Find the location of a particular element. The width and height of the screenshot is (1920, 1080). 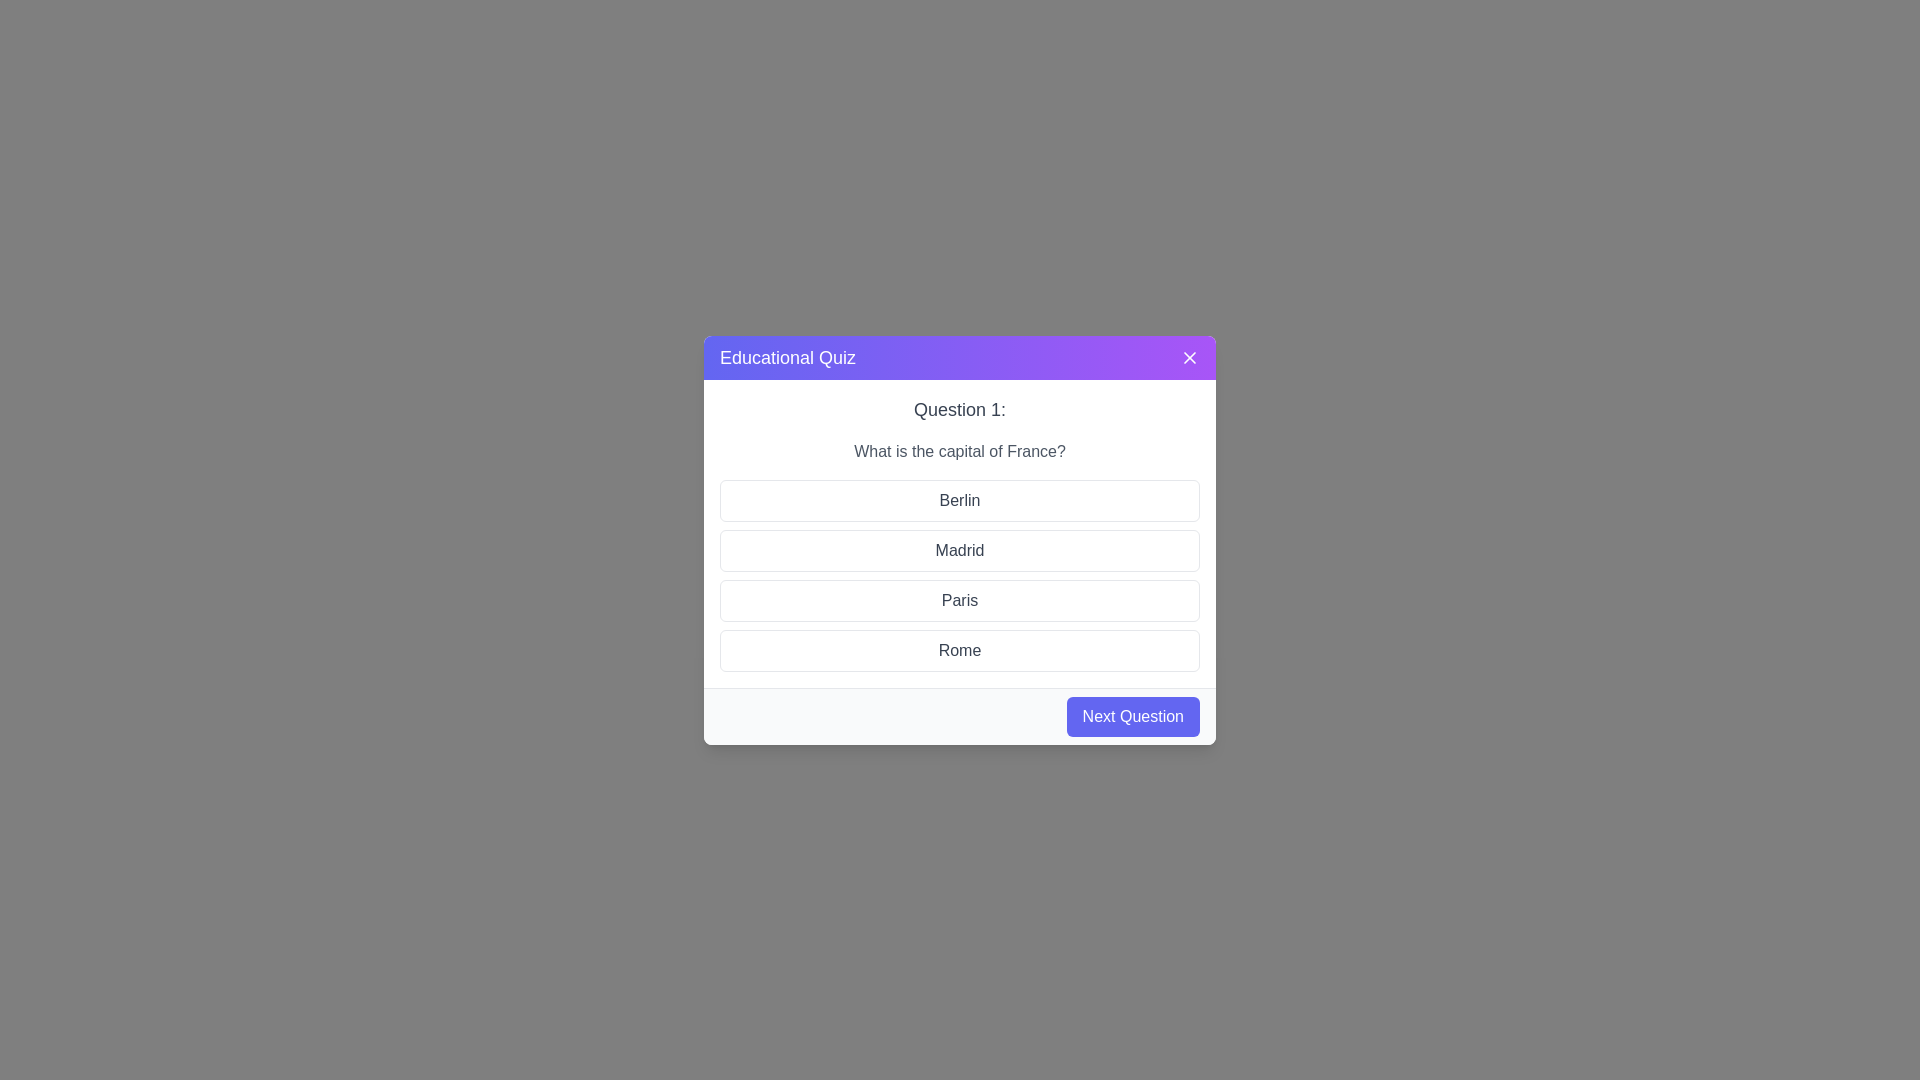

the button labeled 'Rome', which is the fourth option in a vertical list of buttons is located at coordinates (960, 650).